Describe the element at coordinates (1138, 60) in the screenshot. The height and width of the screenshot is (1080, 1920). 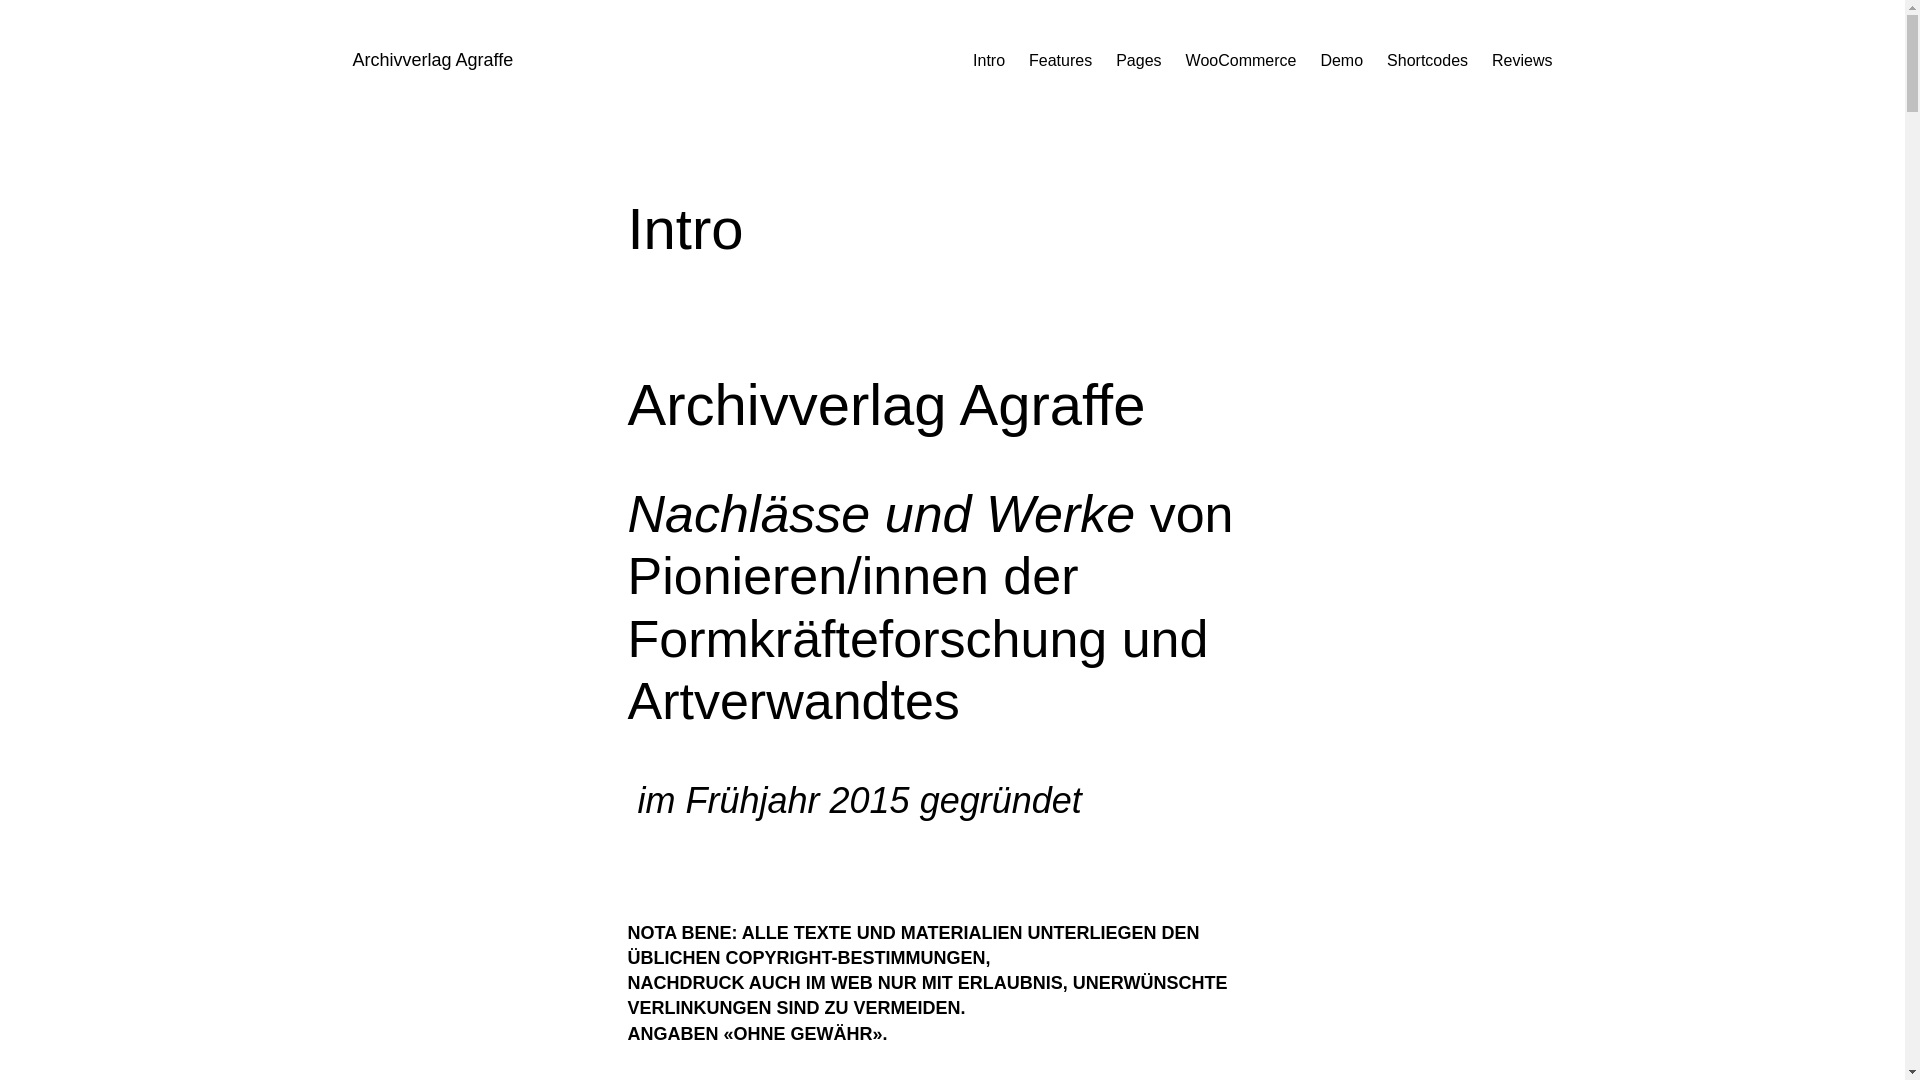
I see `'Pages'` at that location.